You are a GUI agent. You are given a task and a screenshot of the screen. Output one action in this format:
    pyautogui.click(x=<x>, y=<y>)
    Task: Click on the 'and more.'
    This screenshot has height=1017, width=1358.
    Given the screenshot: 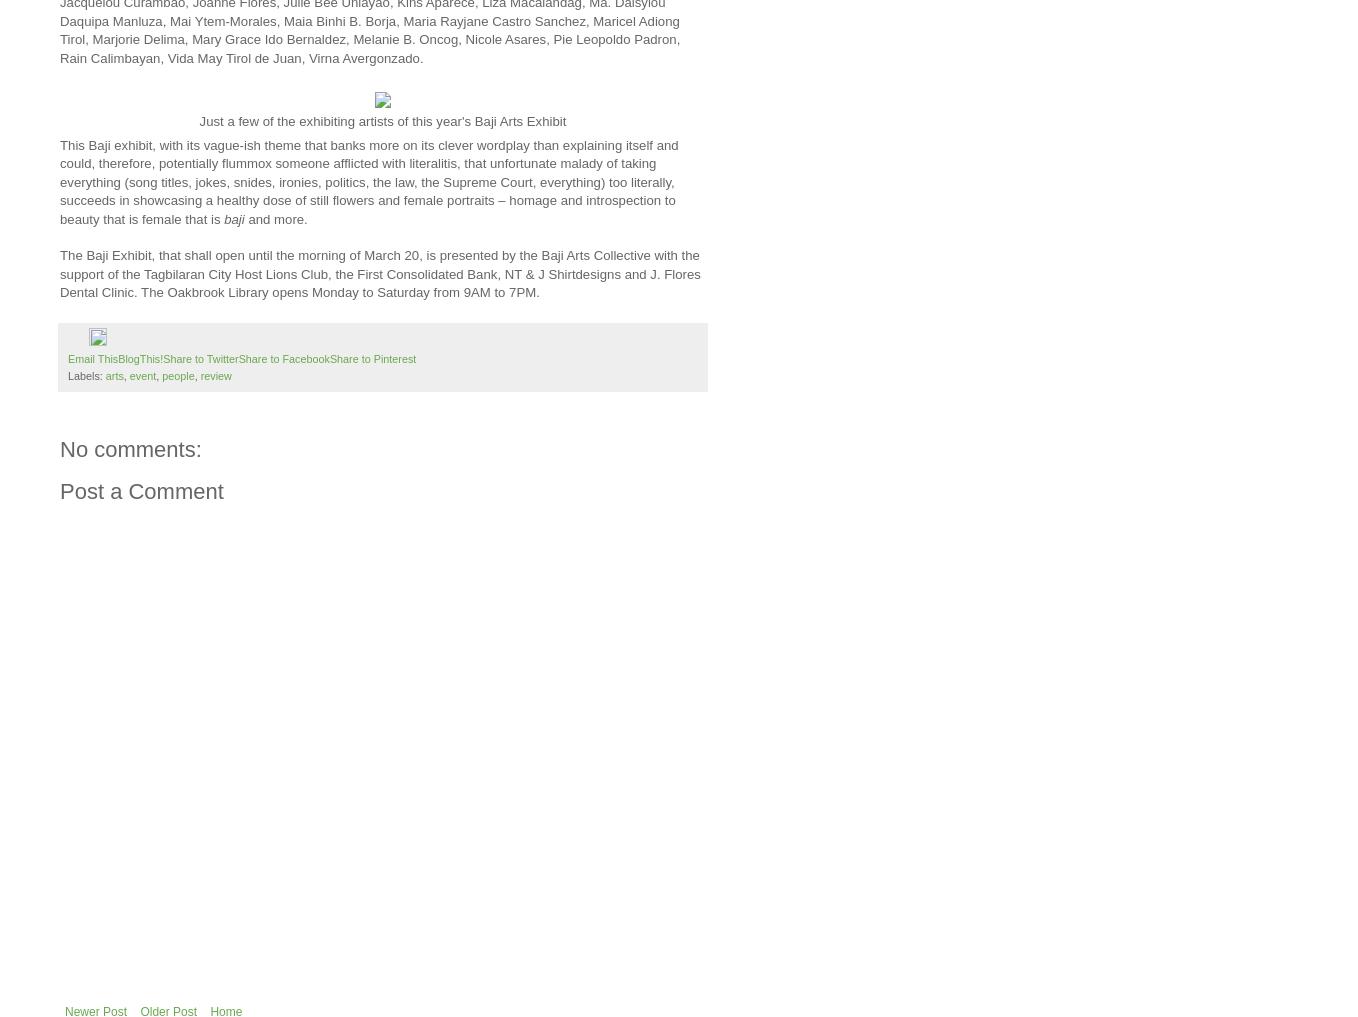 What is the action you would take?
    pyautogui.click(x=244, y=218)
    